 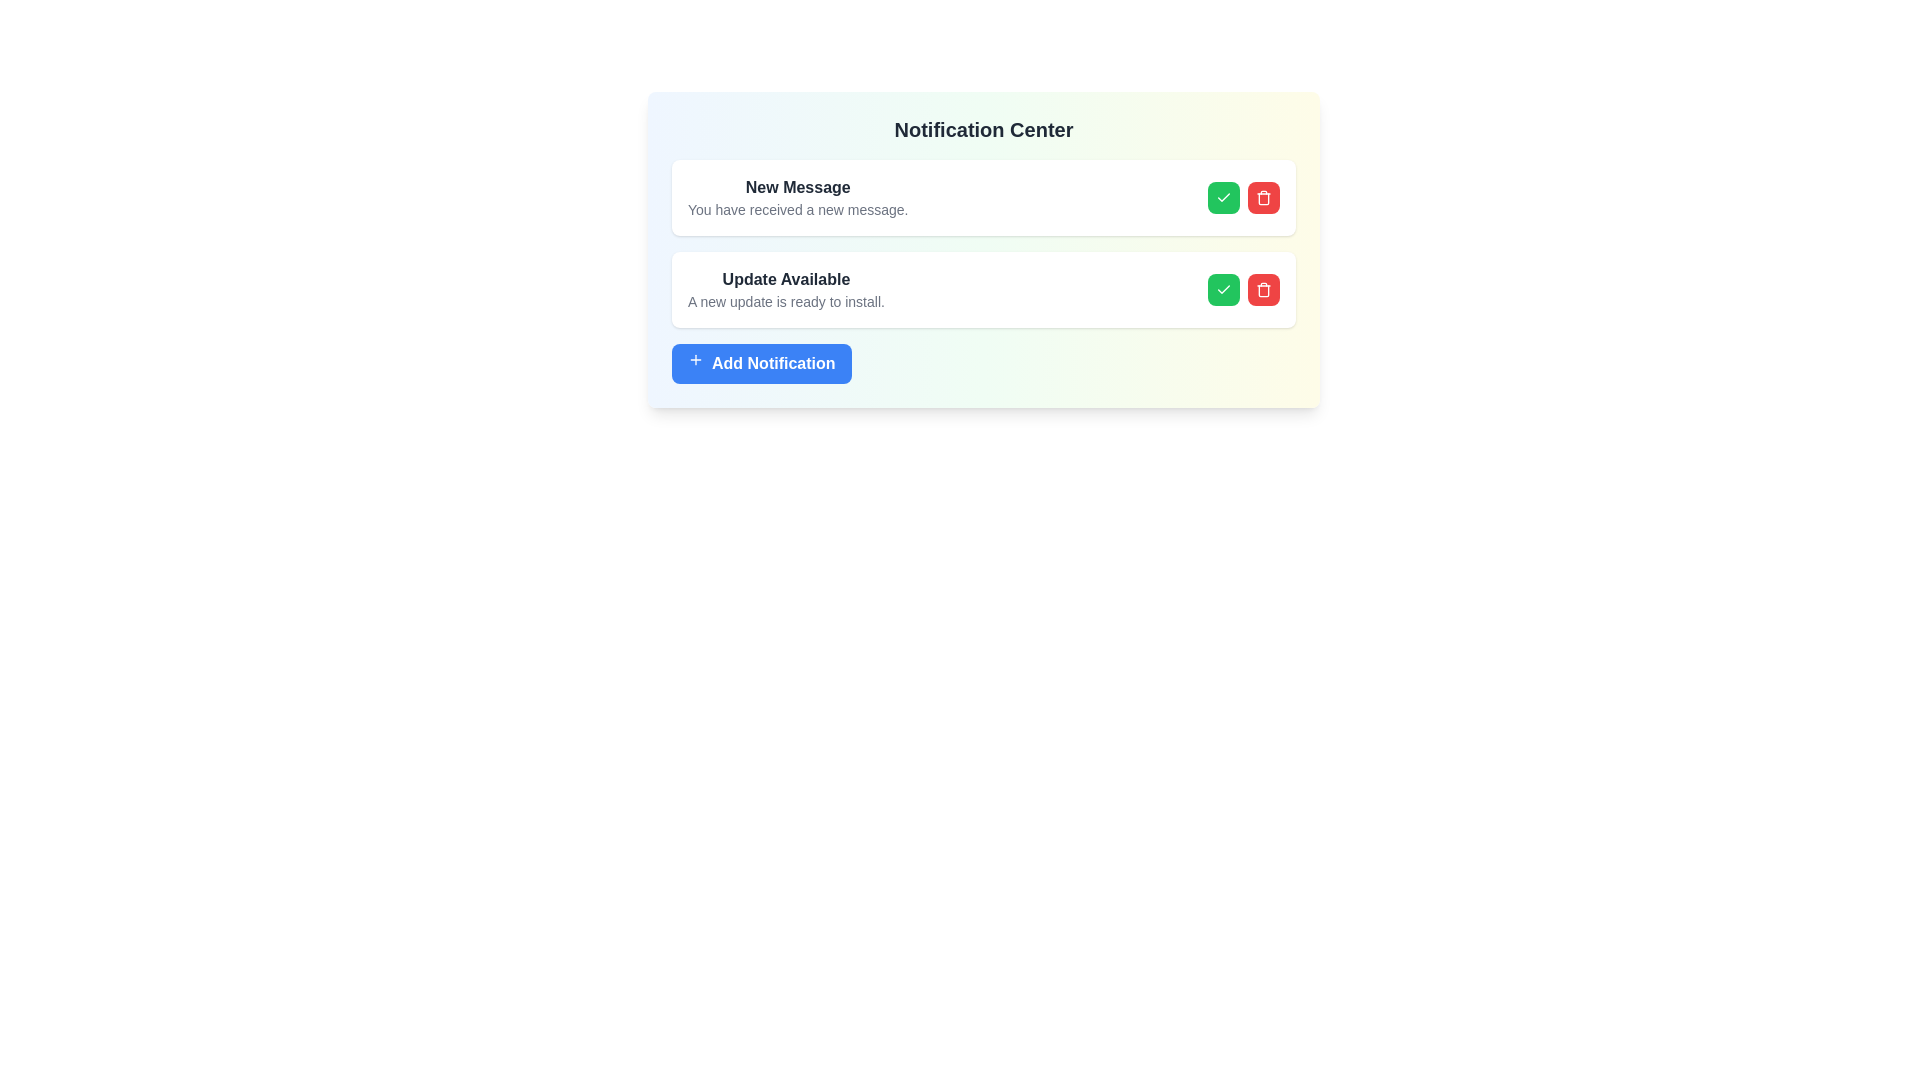 What do you see at coordinates (1242, 289) in the screenshot?
I see `the green accept button located in the bottom notification card under the text 'Update Available'` at bounding box center [1242, 289].